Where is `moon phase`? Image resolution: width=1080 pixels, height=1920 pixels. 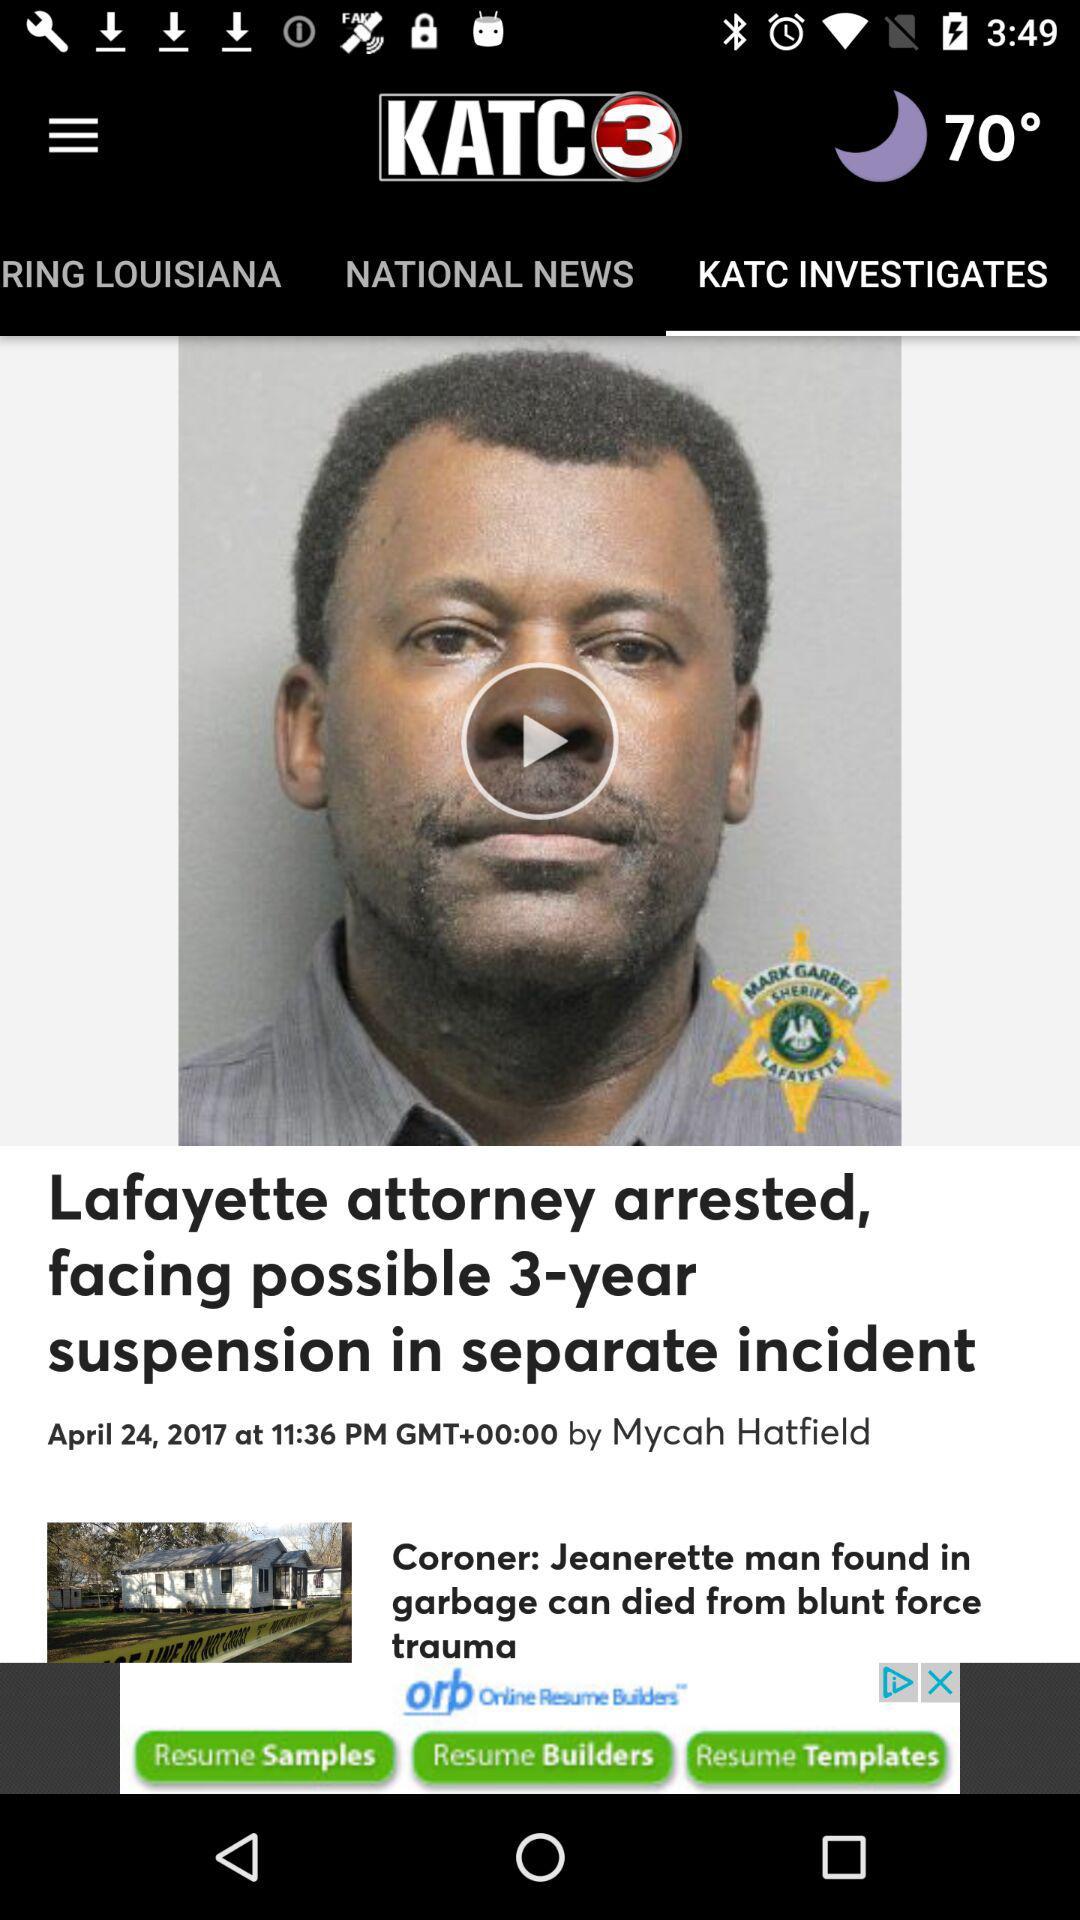
moon phase is located at coordinates (880, 135).